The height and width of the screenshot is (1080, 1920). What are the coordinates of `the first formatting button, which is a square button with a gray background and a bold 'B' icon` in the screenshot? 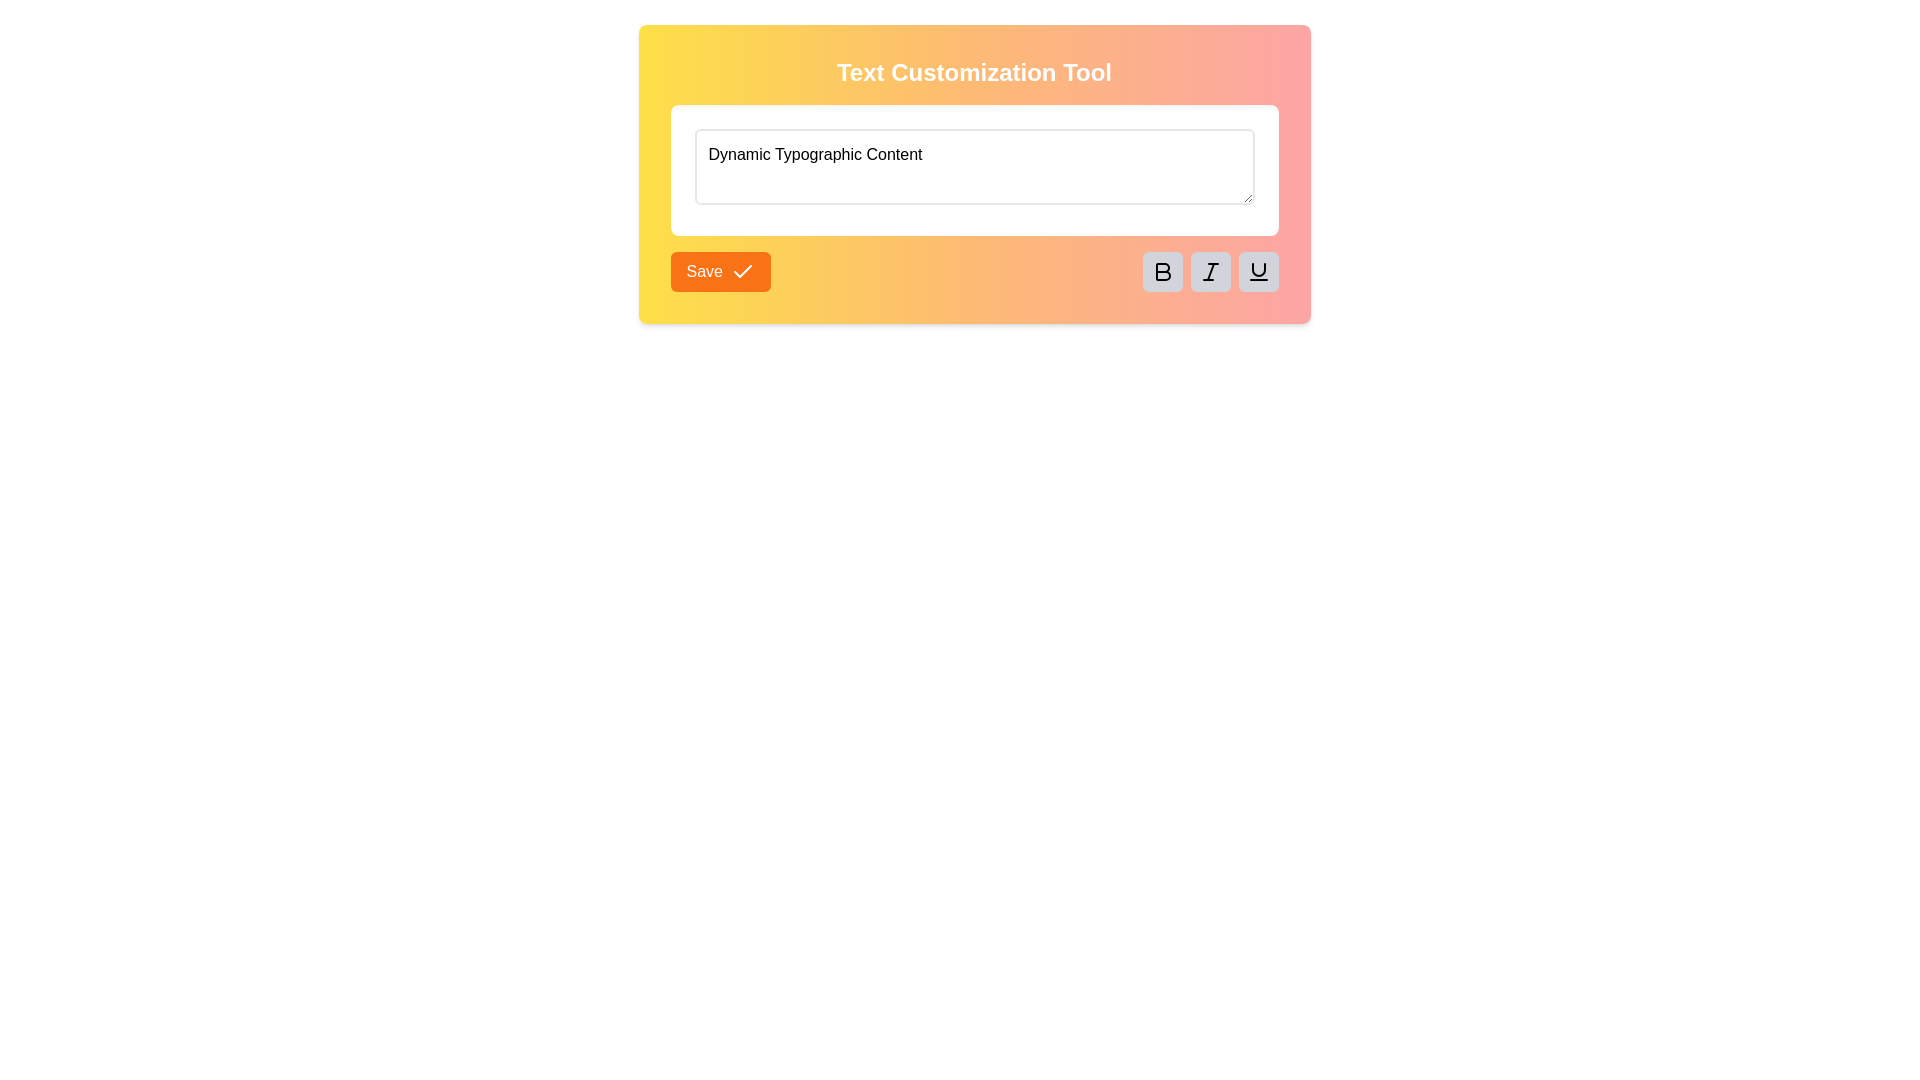 It's located at (1162, 272).